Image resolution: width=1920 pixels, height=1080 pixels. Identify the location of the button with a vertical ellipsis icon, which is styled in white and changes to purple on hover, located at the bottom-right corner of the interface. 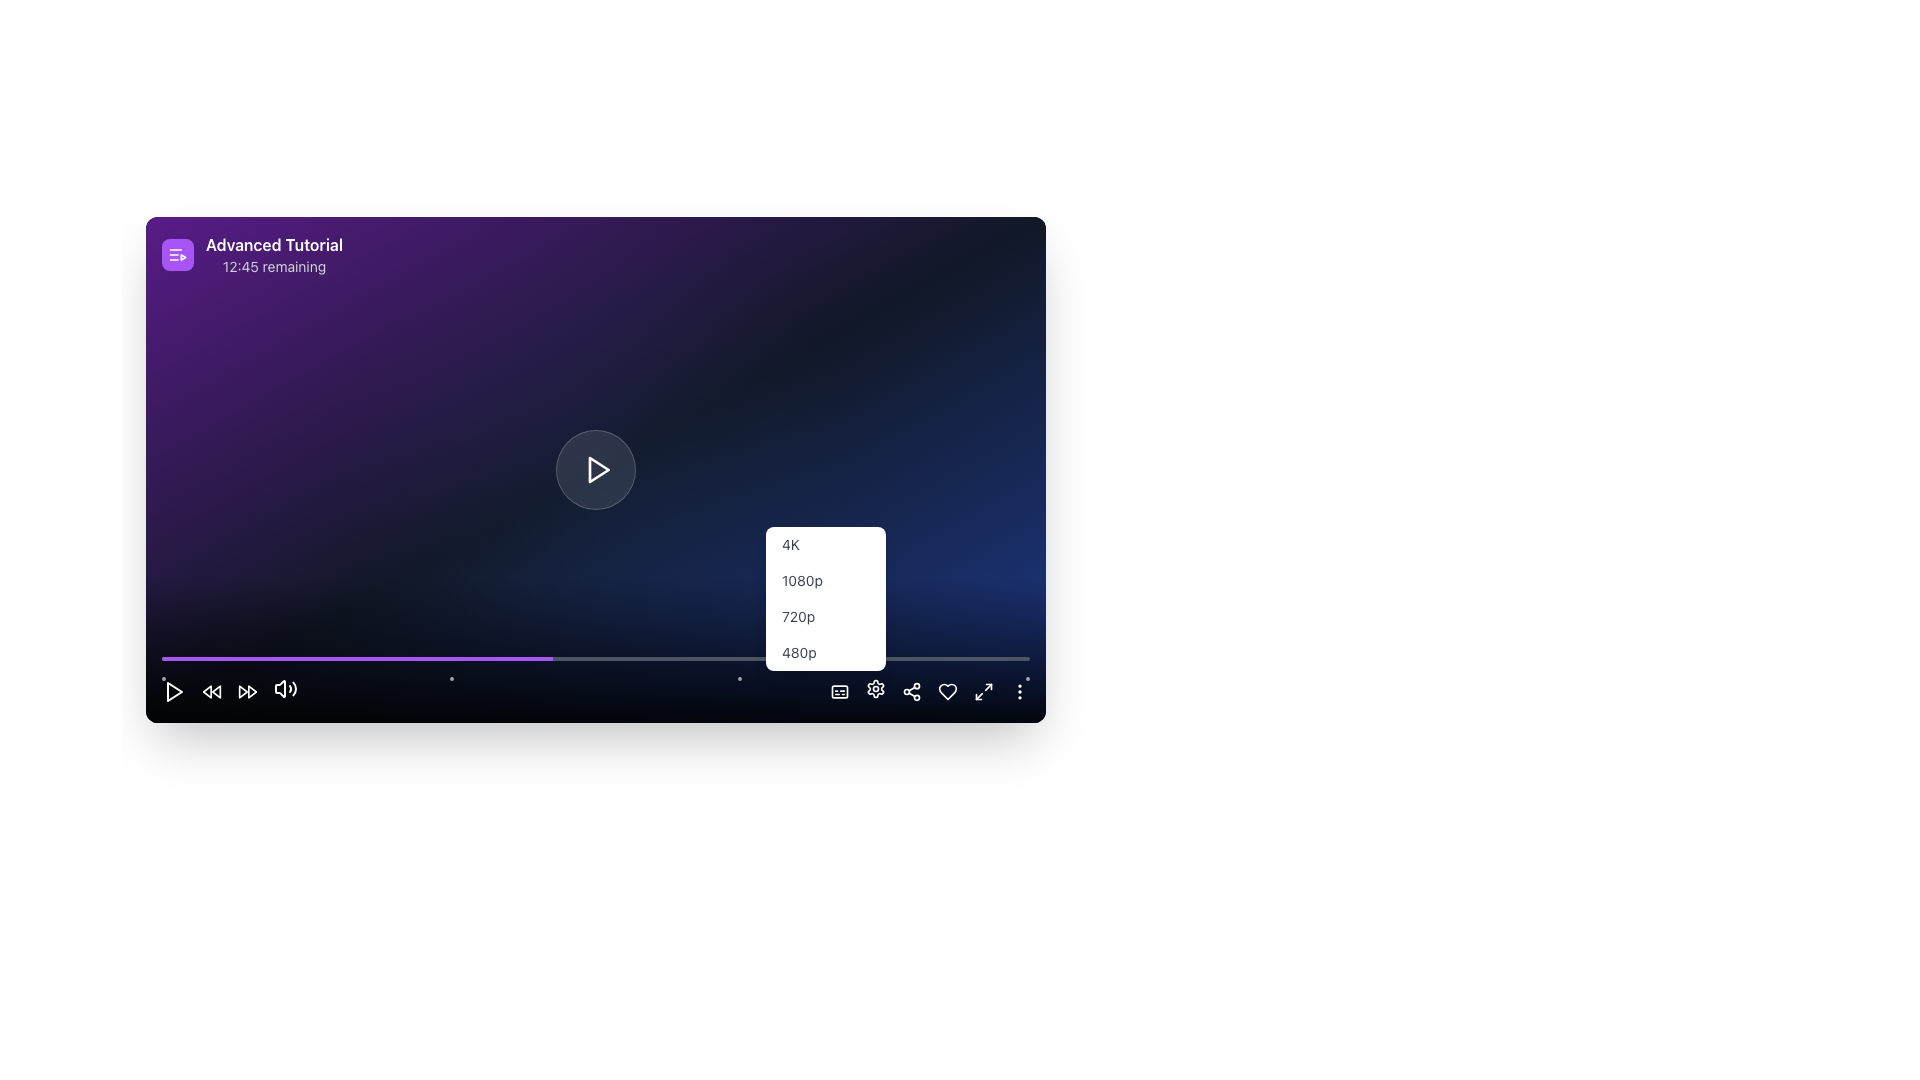
(1019, 690).